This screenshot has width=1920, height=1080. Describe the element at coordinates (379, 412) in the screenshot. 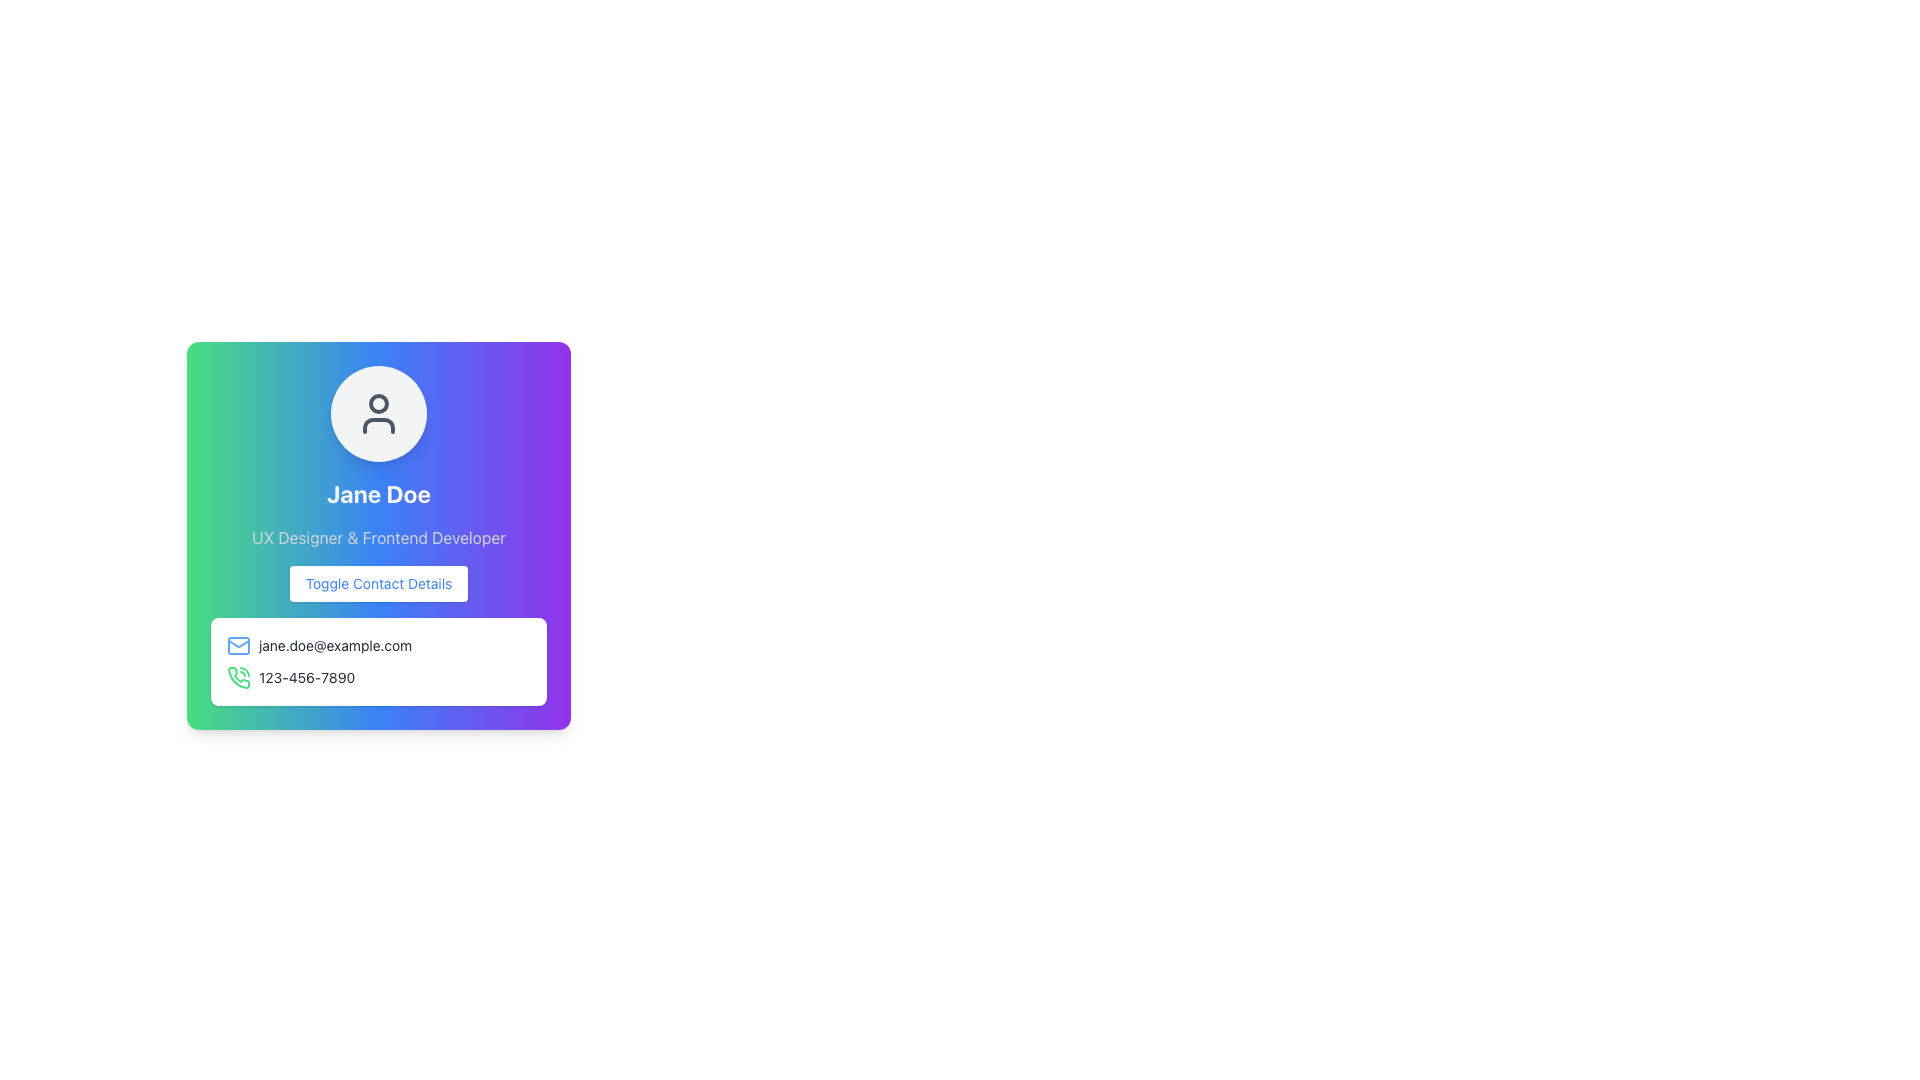

I see `the circular profile image placeholder at the top center of the user card, which has a gray background and a user silhouette icon` at that location.